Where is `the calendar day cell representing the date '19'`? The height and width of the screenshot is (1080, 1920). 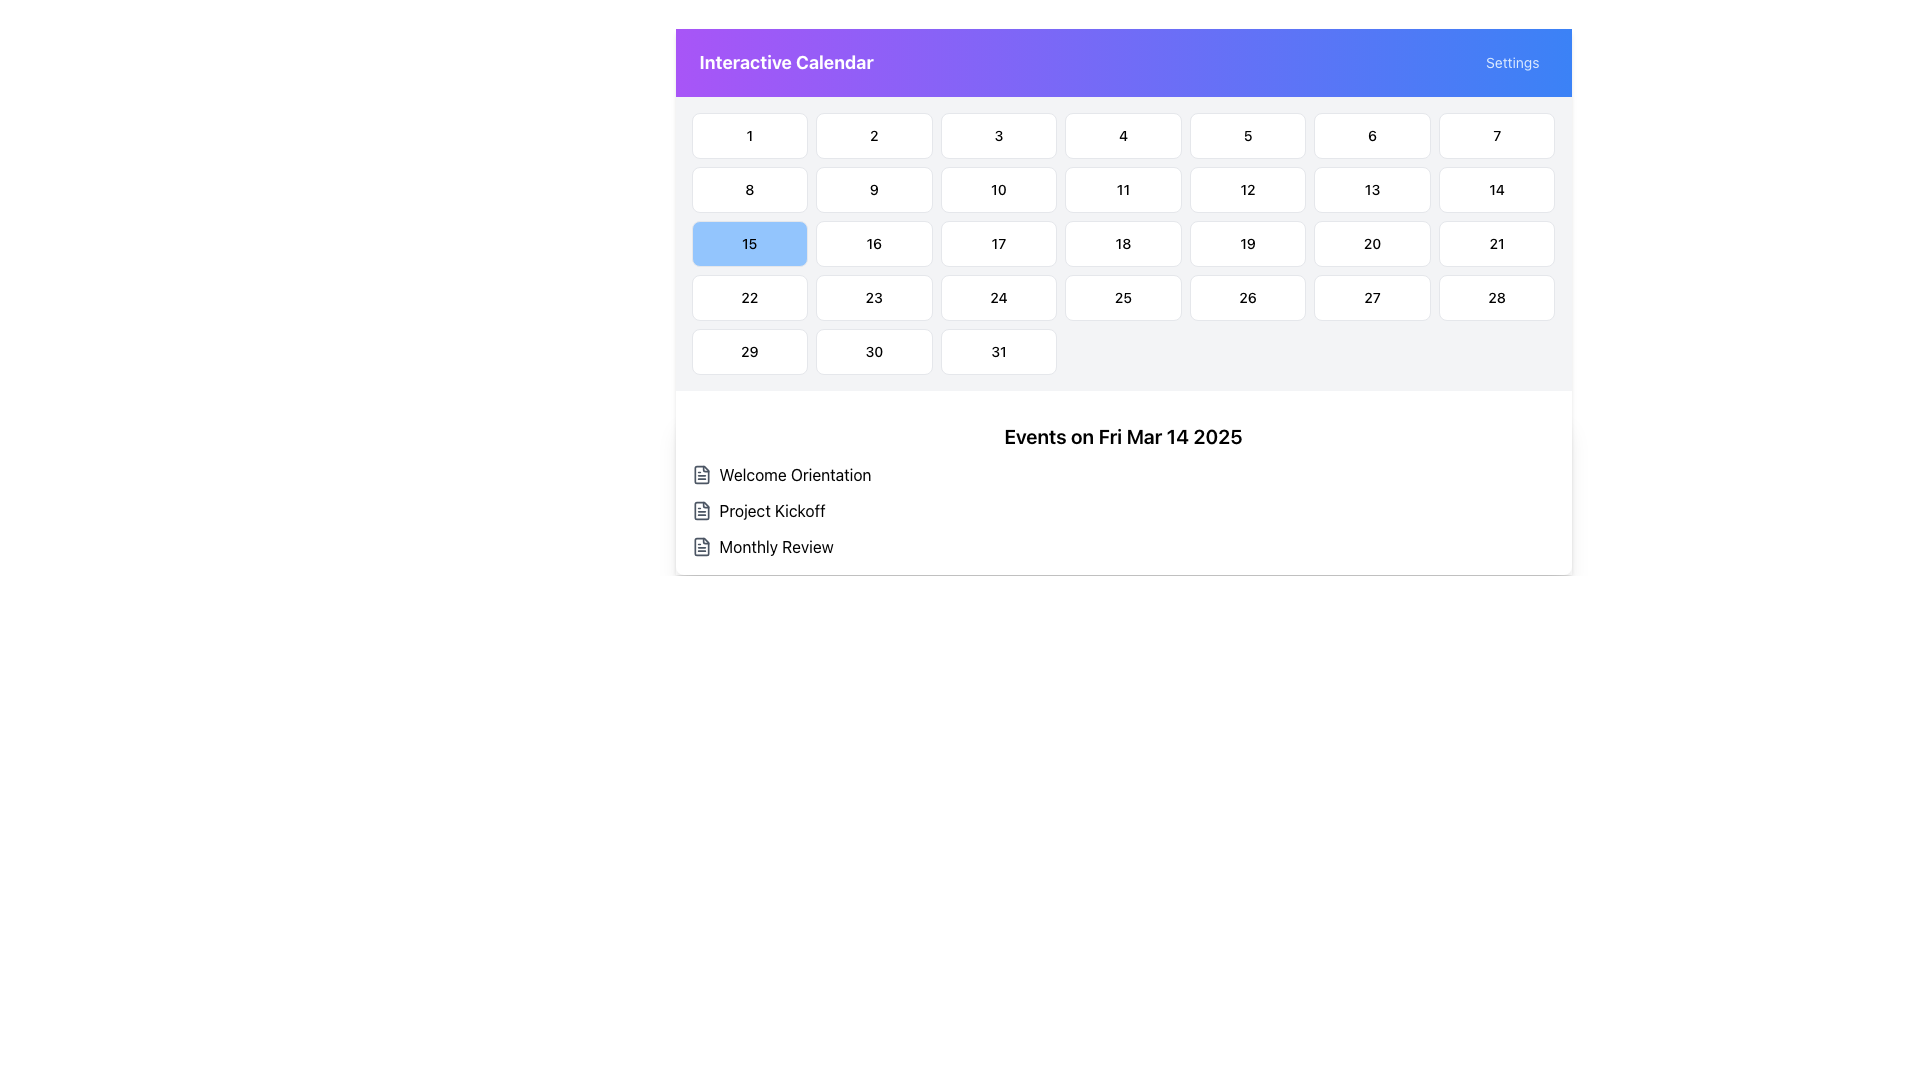
the calendar day cell representing the date '19' is located at coordinates (1247, 242).